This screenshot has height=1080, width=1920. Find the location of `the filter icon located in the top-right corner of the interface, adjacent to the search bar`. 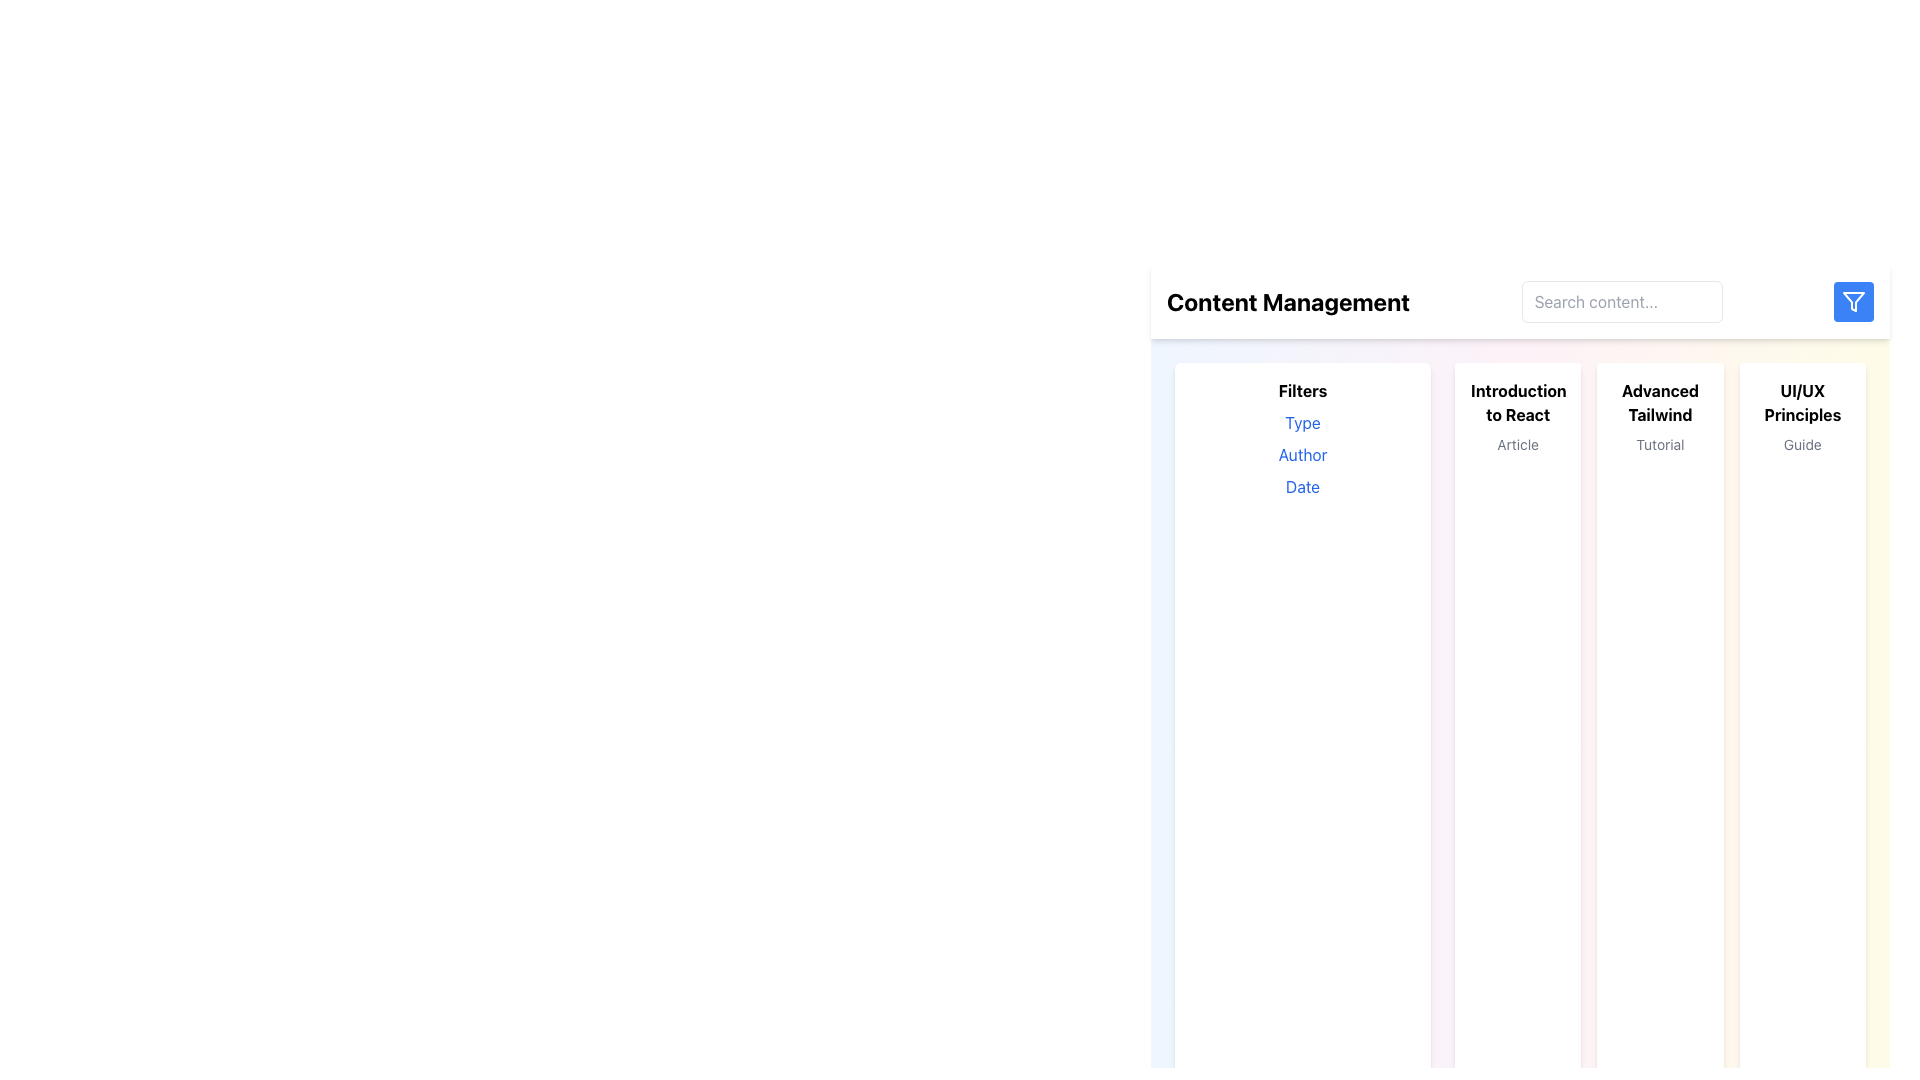

the filter icon located in the top-right corner of the interface, adjacent to the search bar is located at coordinates (1852, 301).